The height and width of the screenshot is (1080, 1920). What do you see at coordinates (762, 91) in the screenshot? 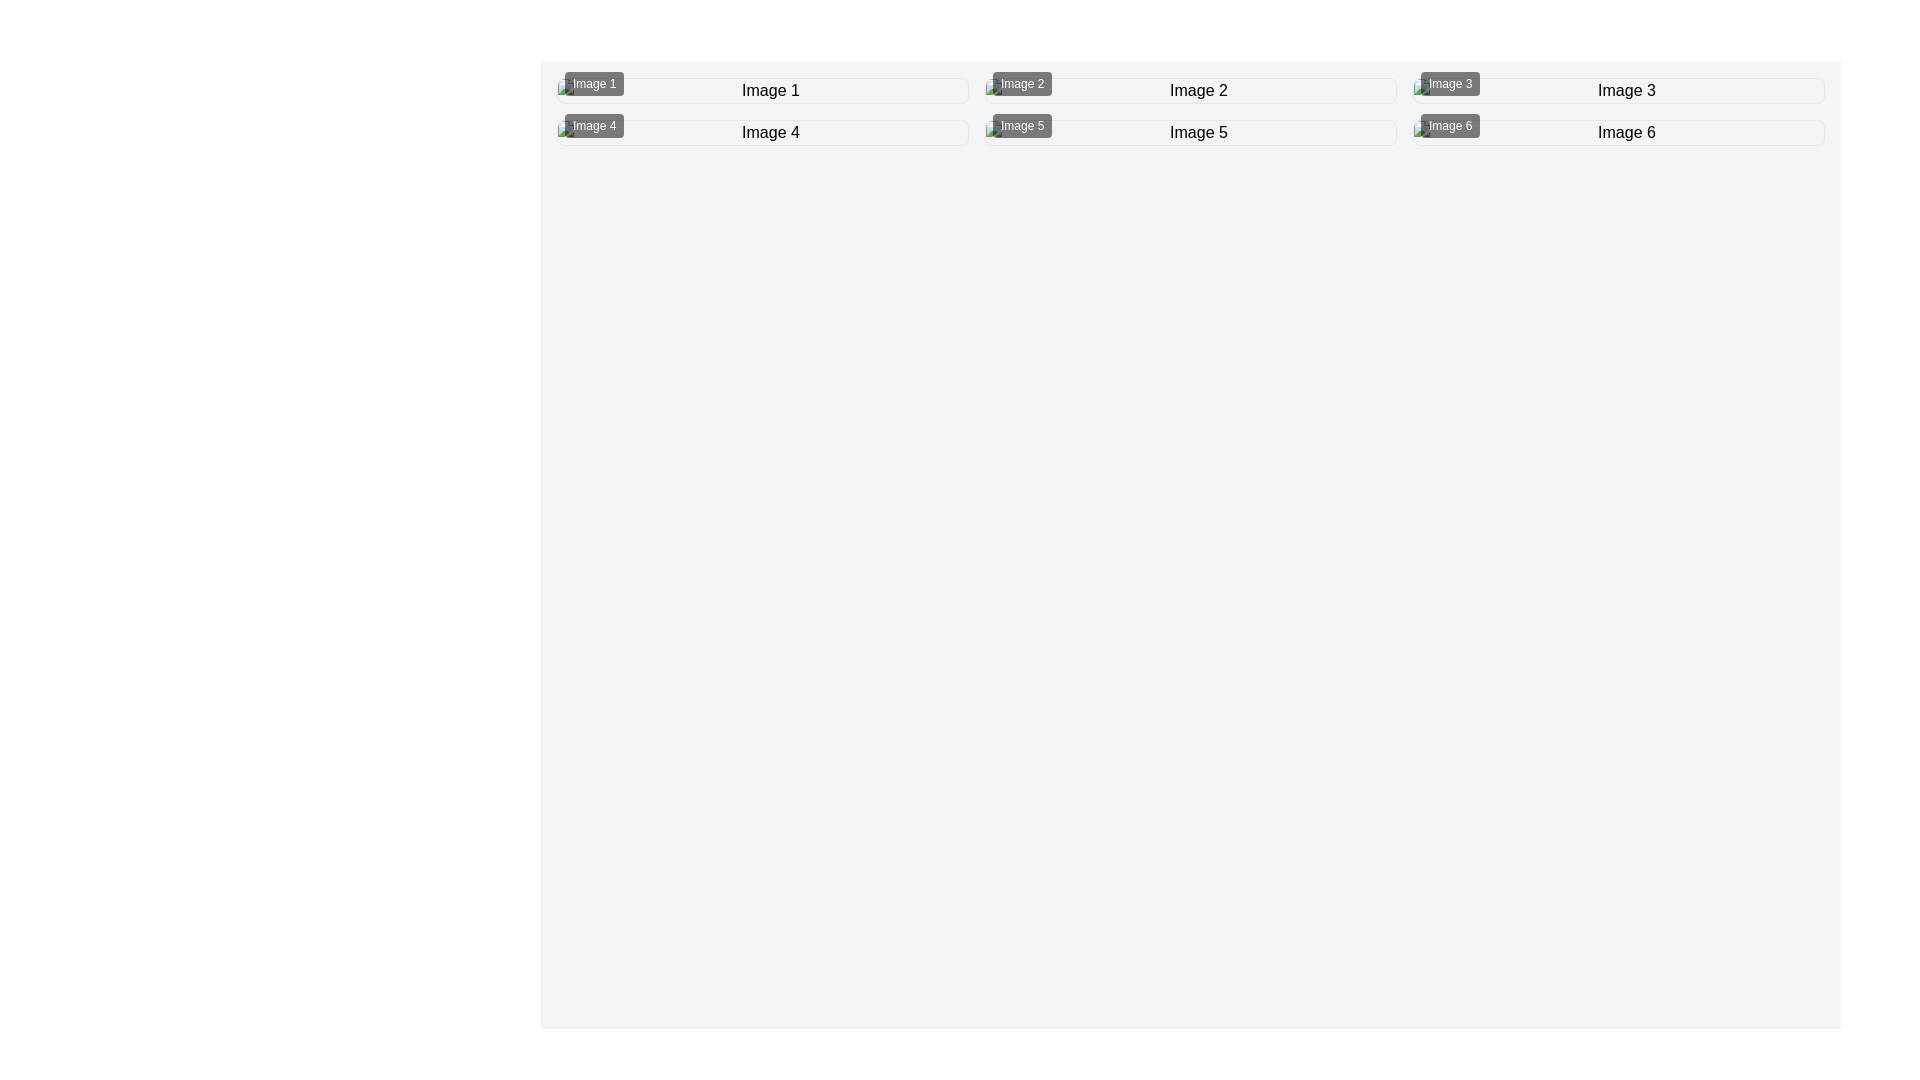
I see `the clickable visual component identified as 'Image 1'` at bounding box center [762, 91].